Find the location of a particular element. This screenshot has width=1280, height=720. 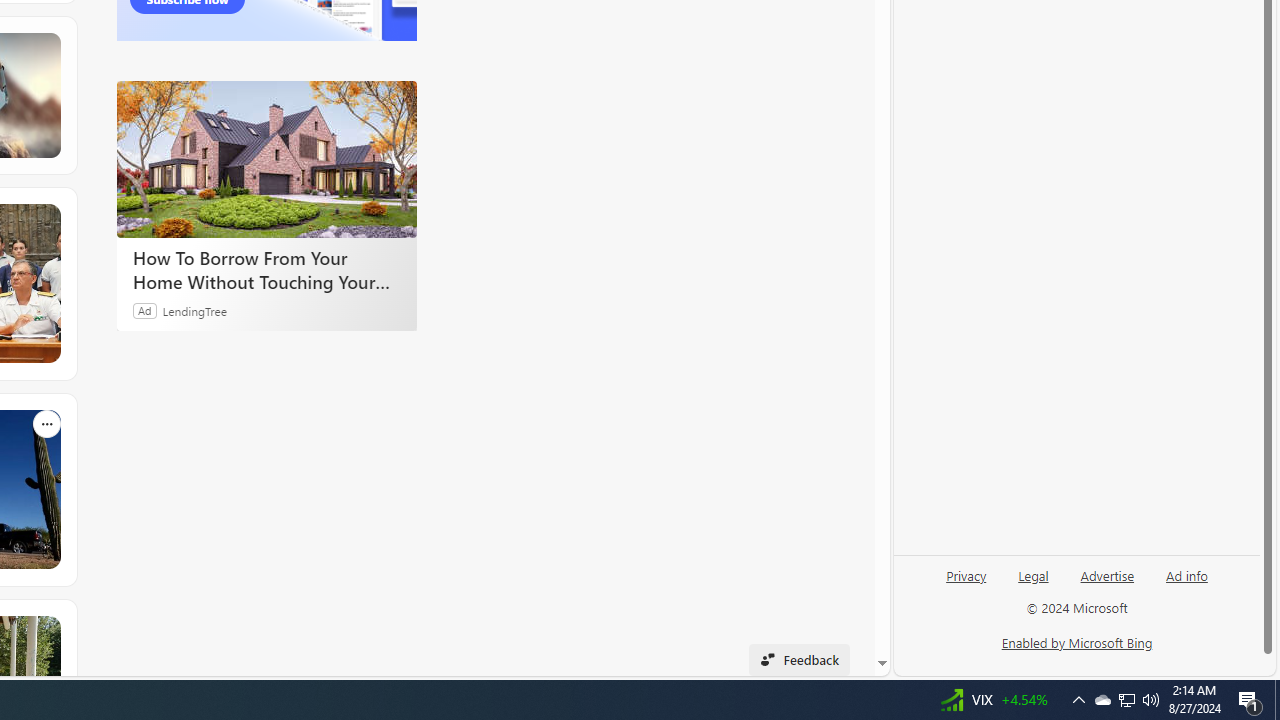

'Privacy' is located at coordinates (967, 583).